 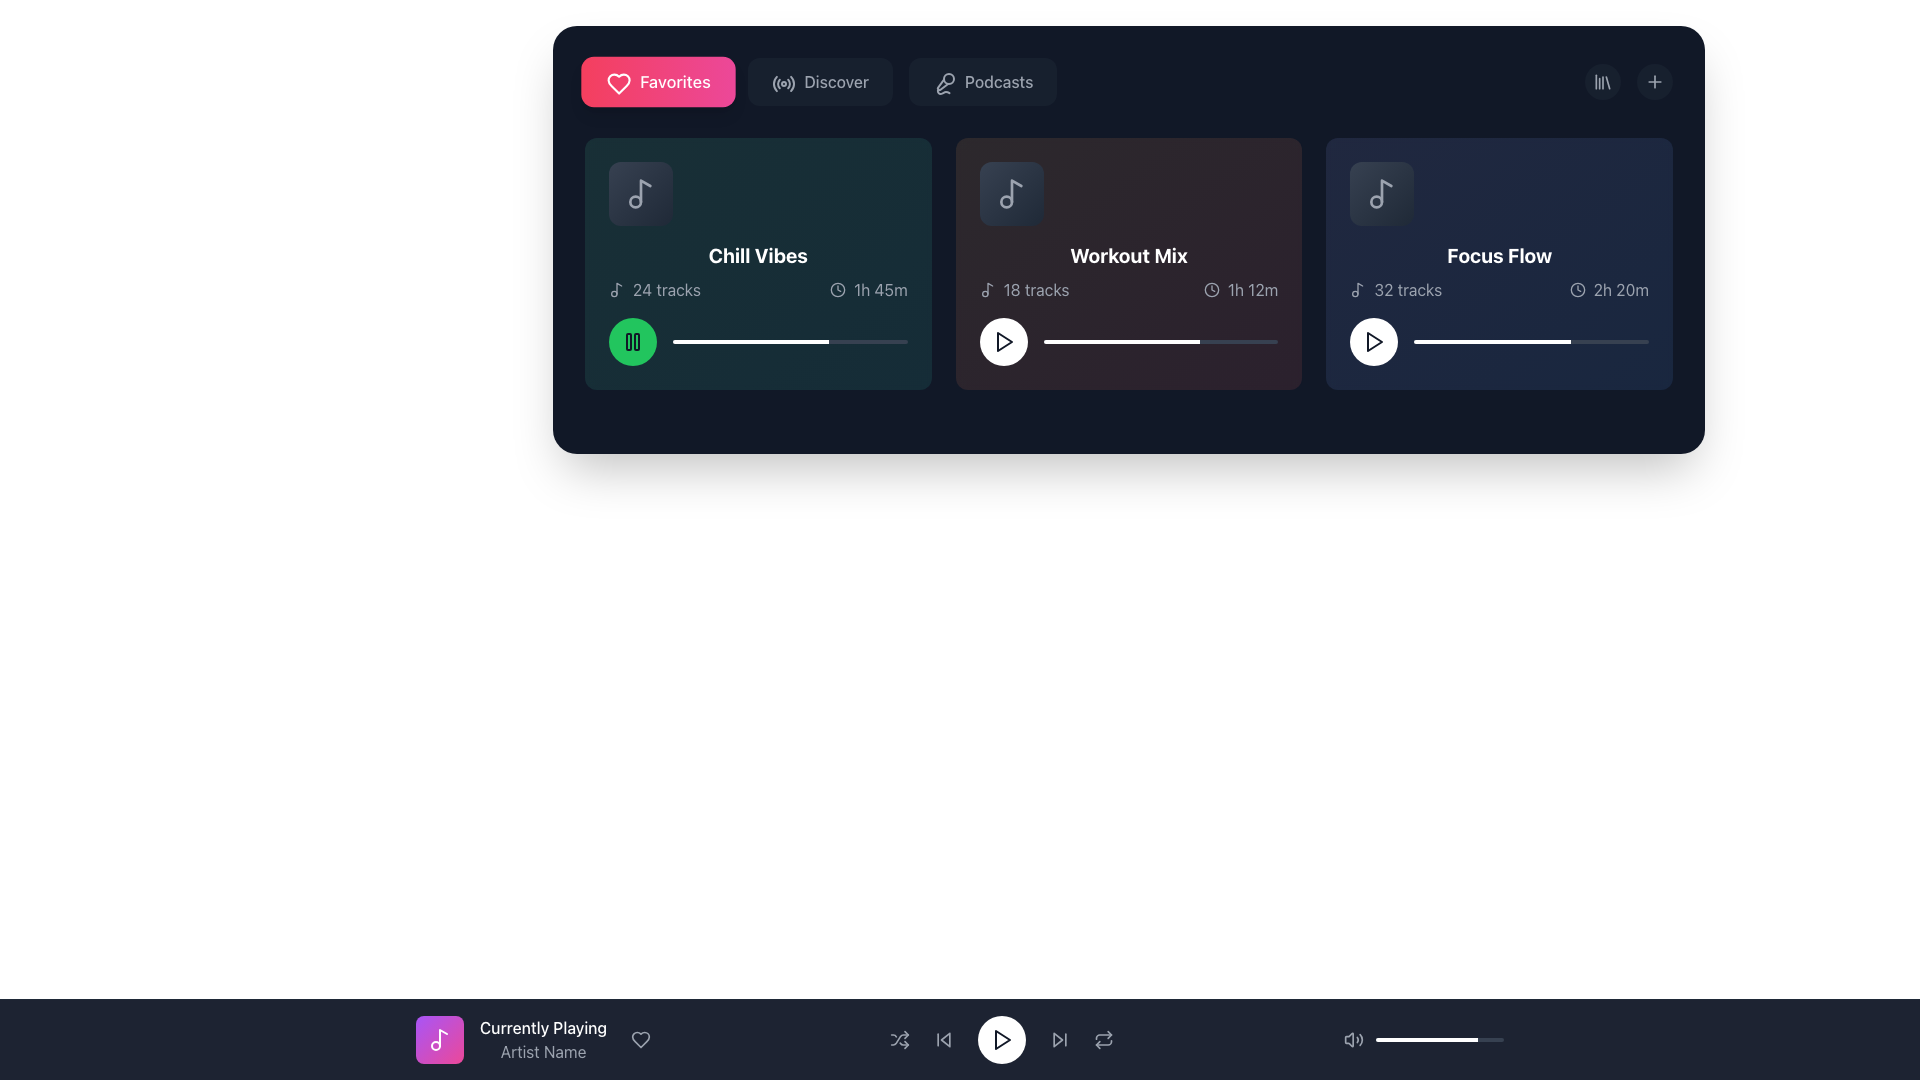 What do you see at coordinates (1036, 289) in the screenshot?
I see `the text label indicating the number of tracks in the 'Workout Mix' playlist, which is positioned above a white horizontal progress bar and to the right of a small music icon` at bounding box center [1036, 289].